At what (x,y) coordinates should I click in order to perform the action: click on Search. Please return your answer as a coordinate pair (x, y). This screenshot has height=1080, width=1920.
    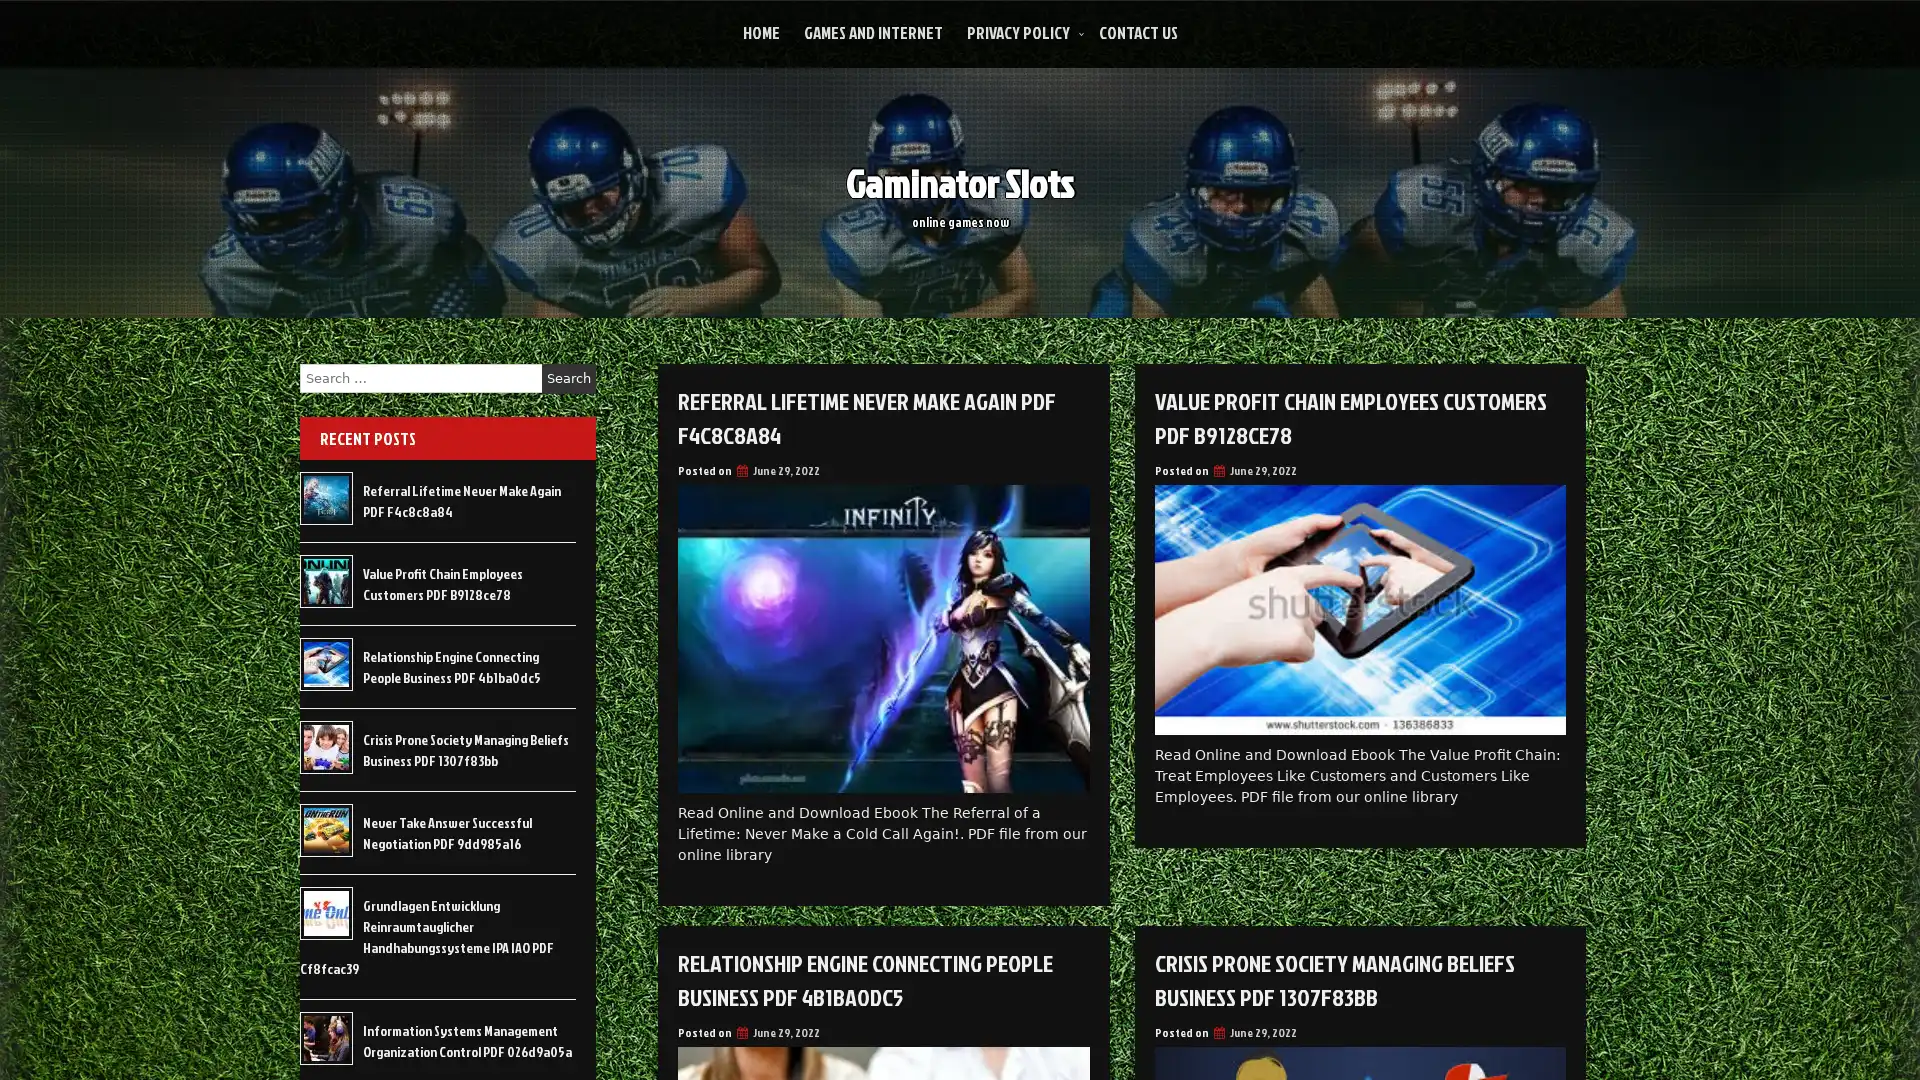
    Looking at the image, I should click on (568, 378).